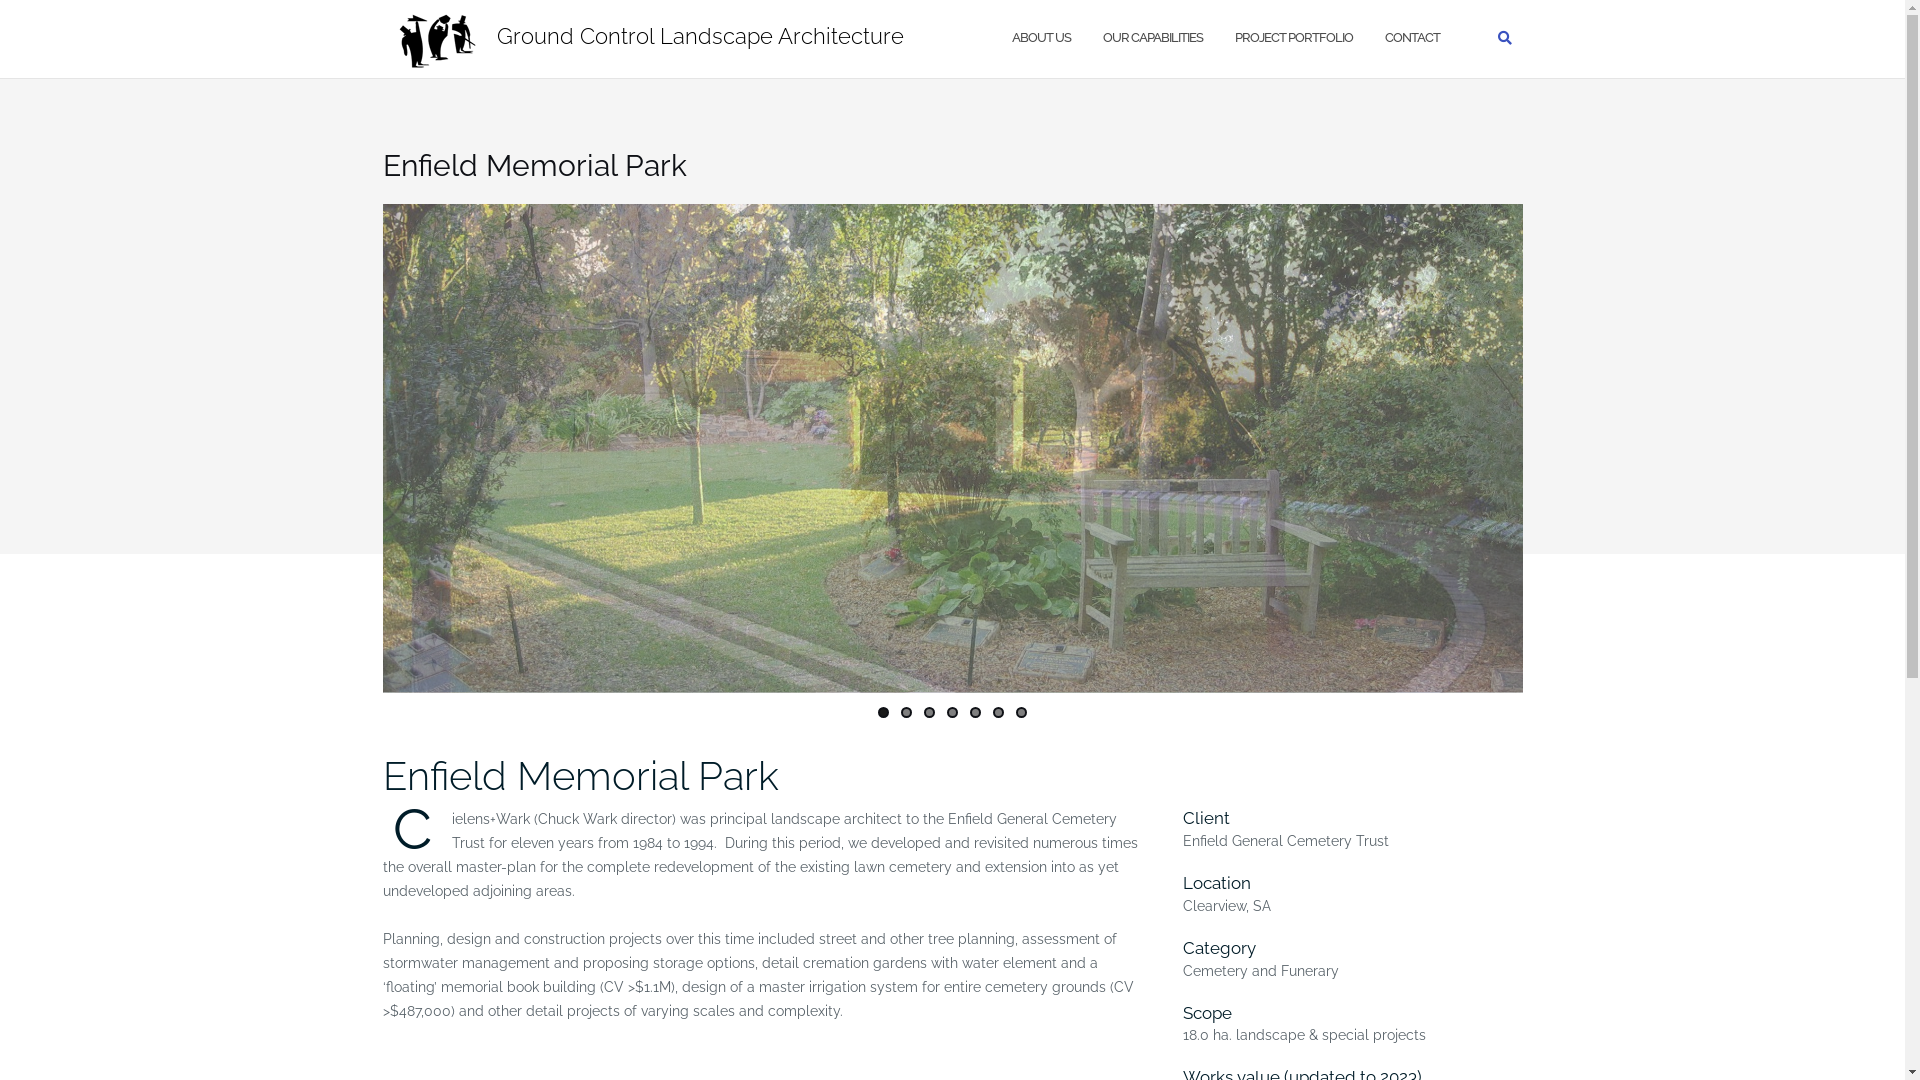 The height and width of the screenshot is (1080, 1920). What do you see at coordinates (1040, 38) in the screenshot?
I see `'ABOUT US'` at bounding box center [1040, 38].